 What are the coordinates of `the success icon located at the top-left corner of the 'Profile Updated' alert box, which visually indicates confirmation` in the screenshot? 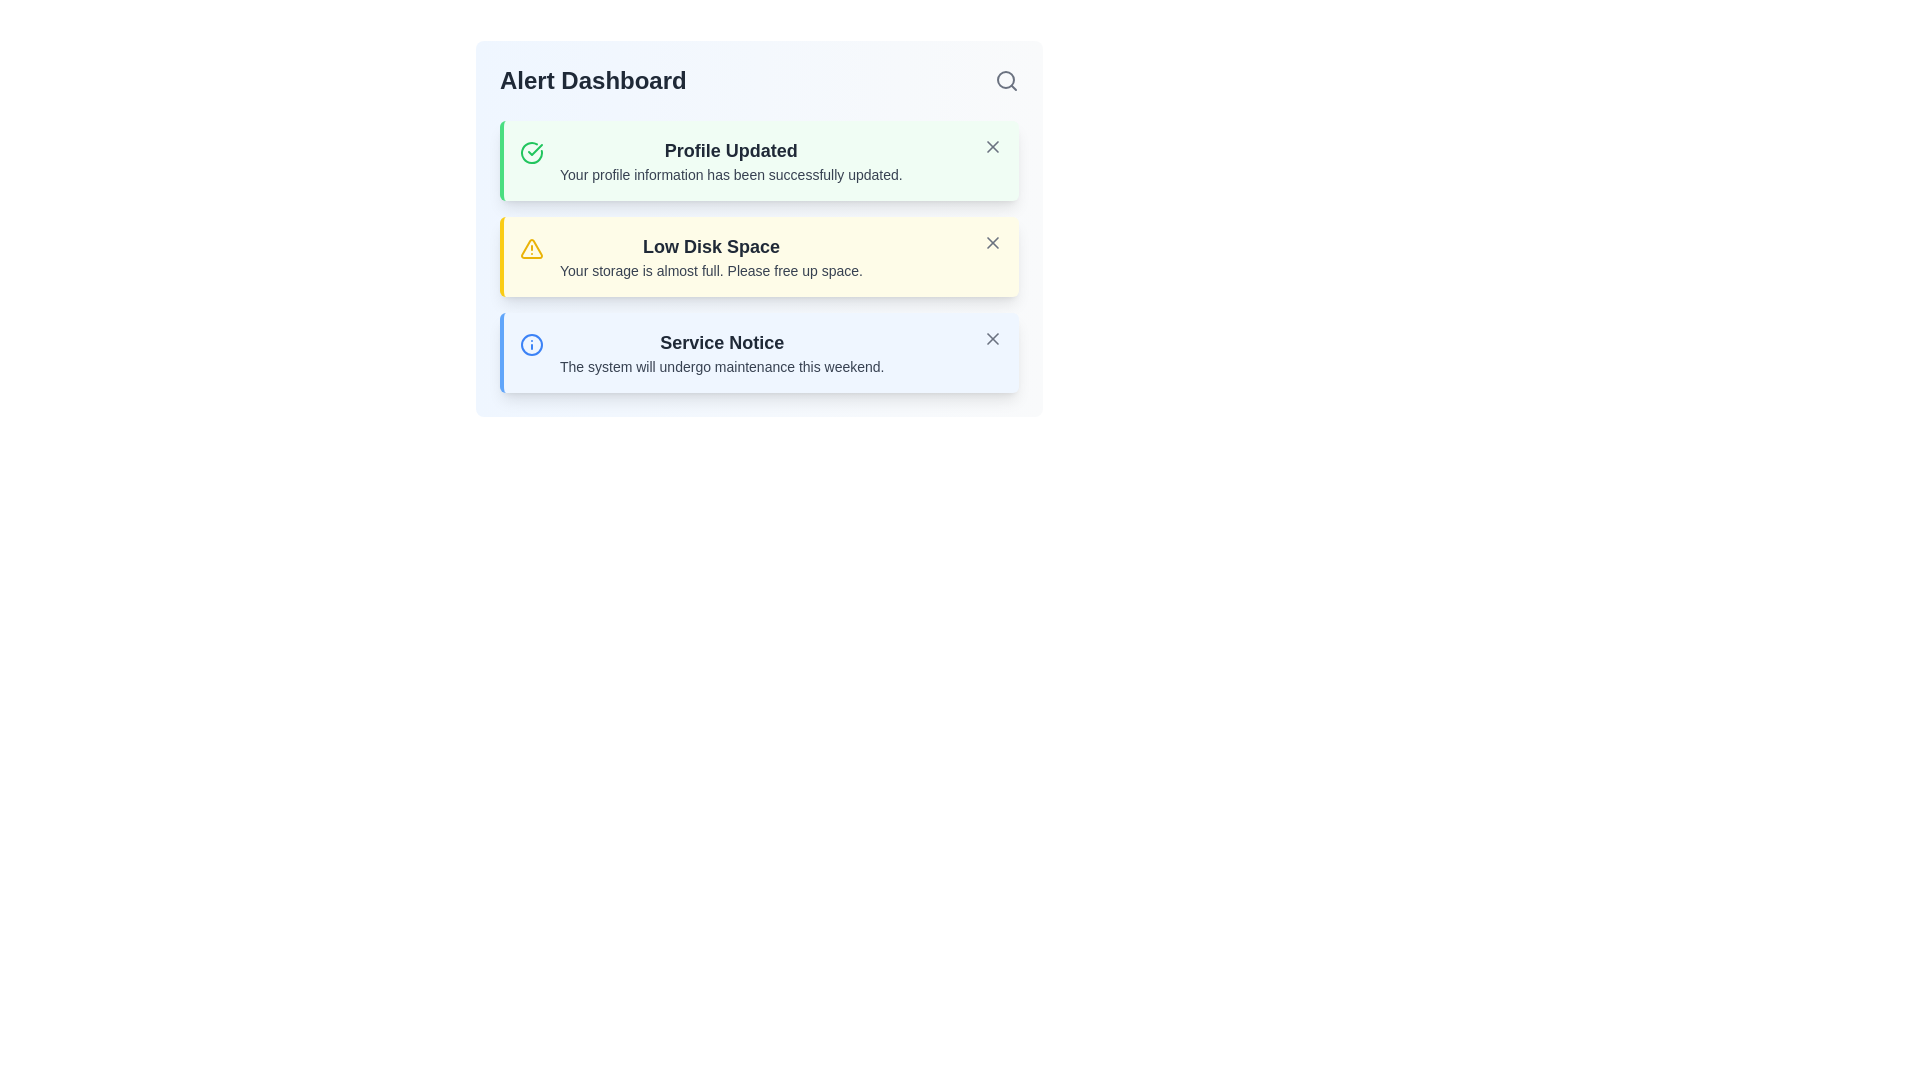 It's located at (532, 152).